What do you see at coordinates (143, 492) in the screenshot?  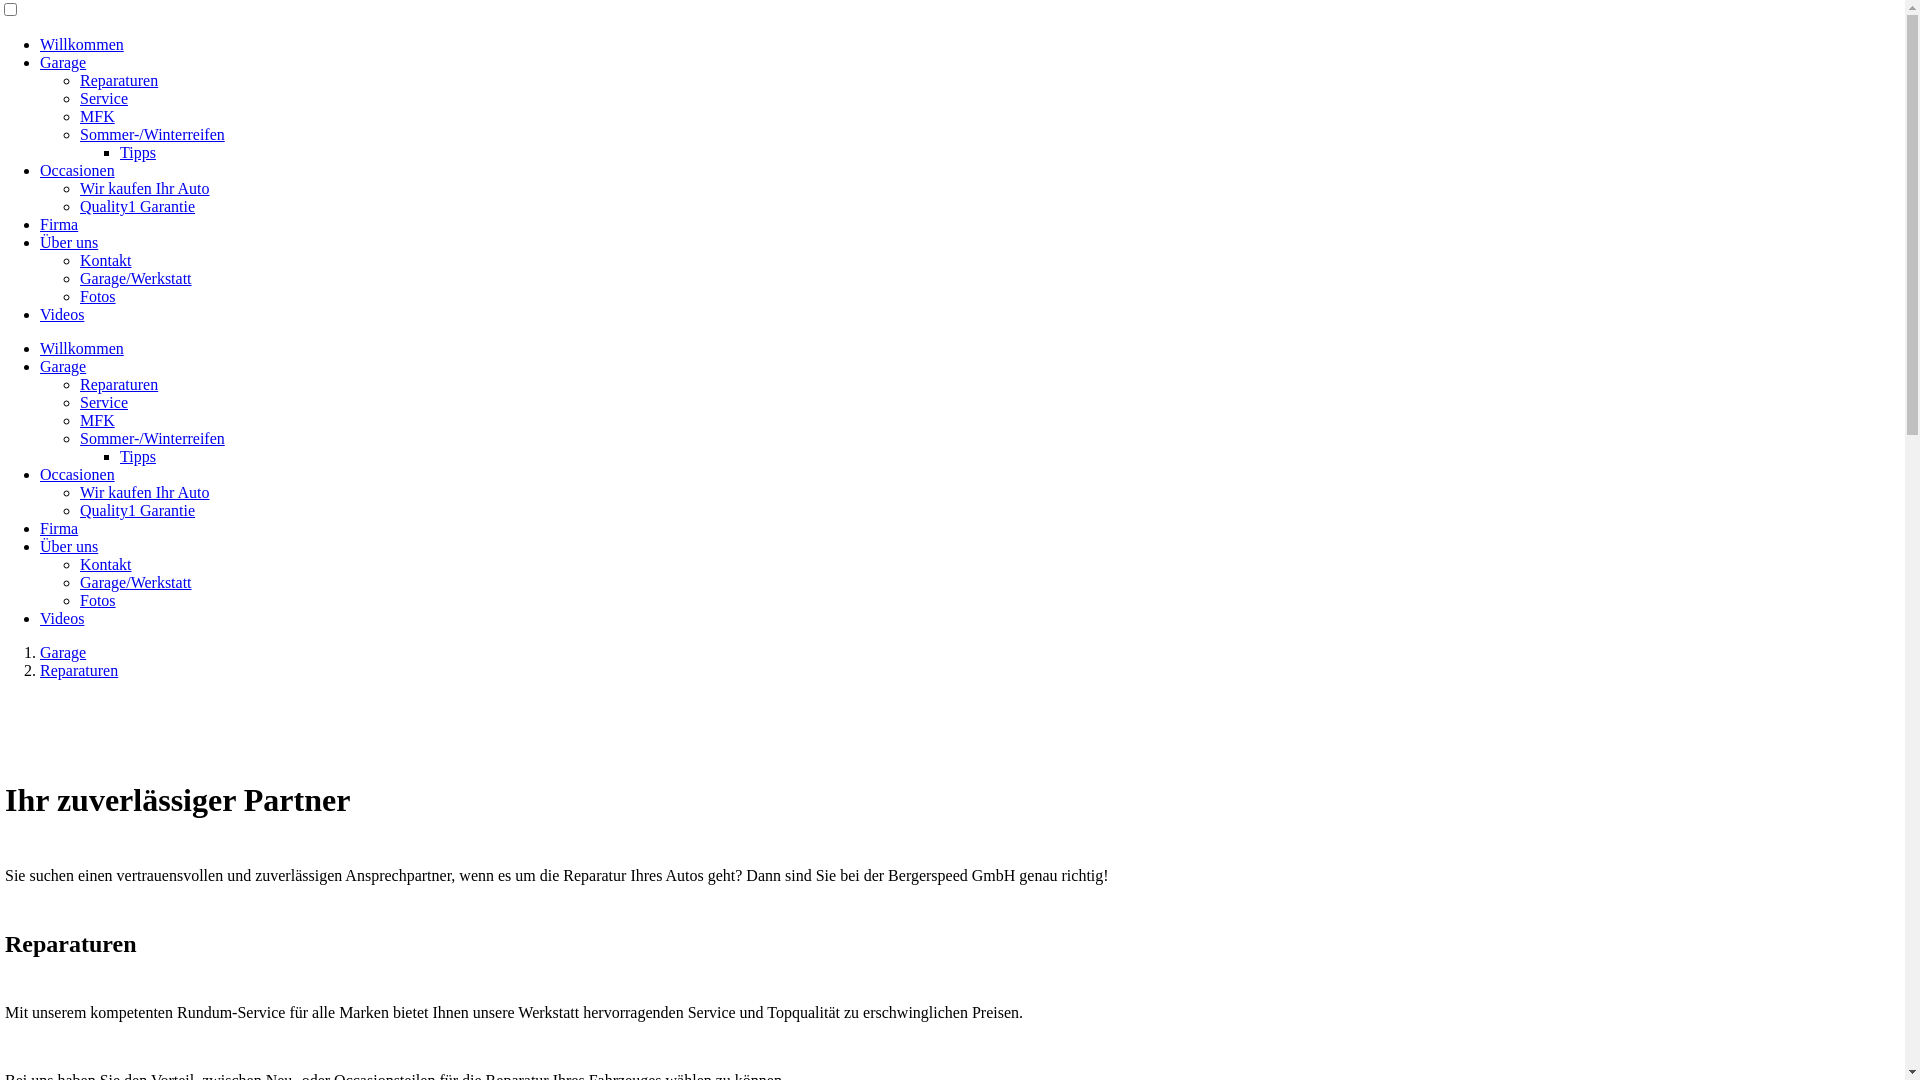 I see `'Wir kaufen Ihr Auto'` at bounding box center [143, 492].